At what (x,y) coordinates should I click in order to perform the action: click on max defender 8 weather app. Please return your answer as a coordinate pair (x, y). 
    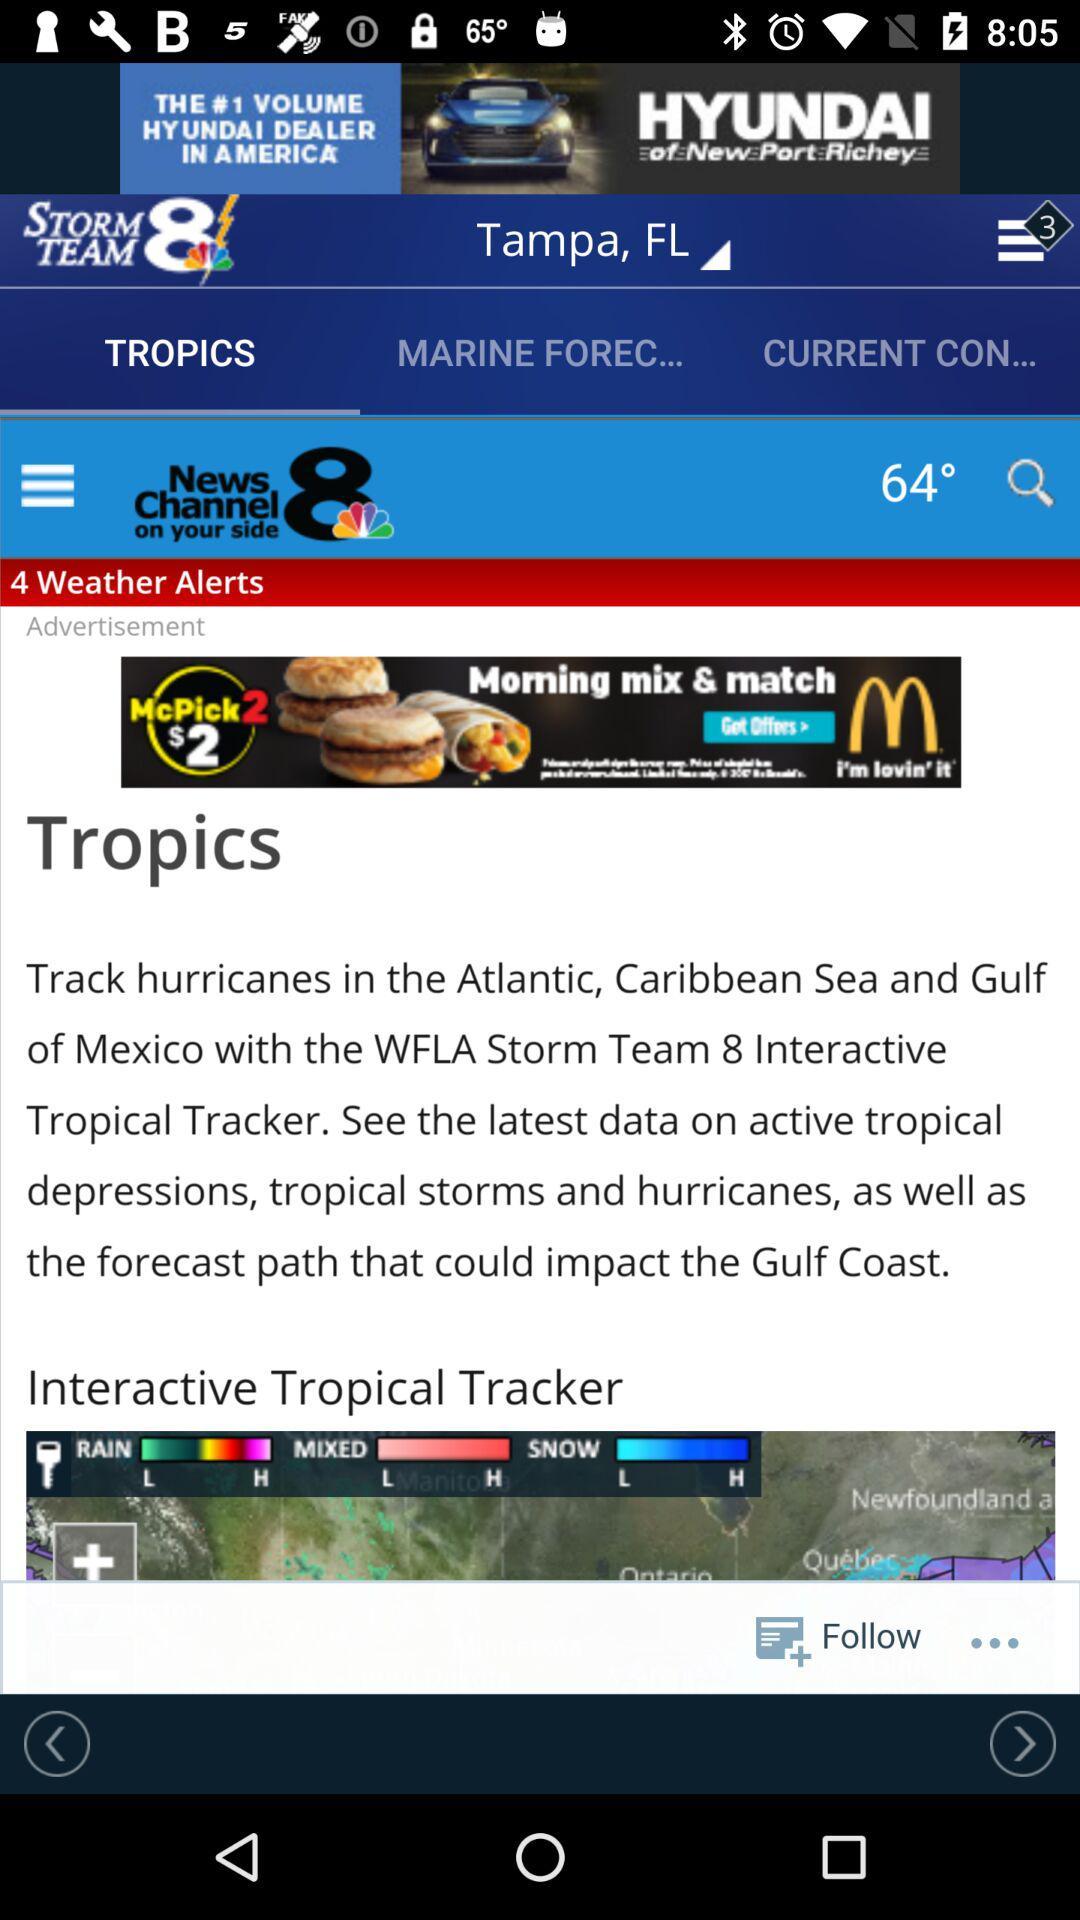
    Looking at the image, I should click on (131, 240).